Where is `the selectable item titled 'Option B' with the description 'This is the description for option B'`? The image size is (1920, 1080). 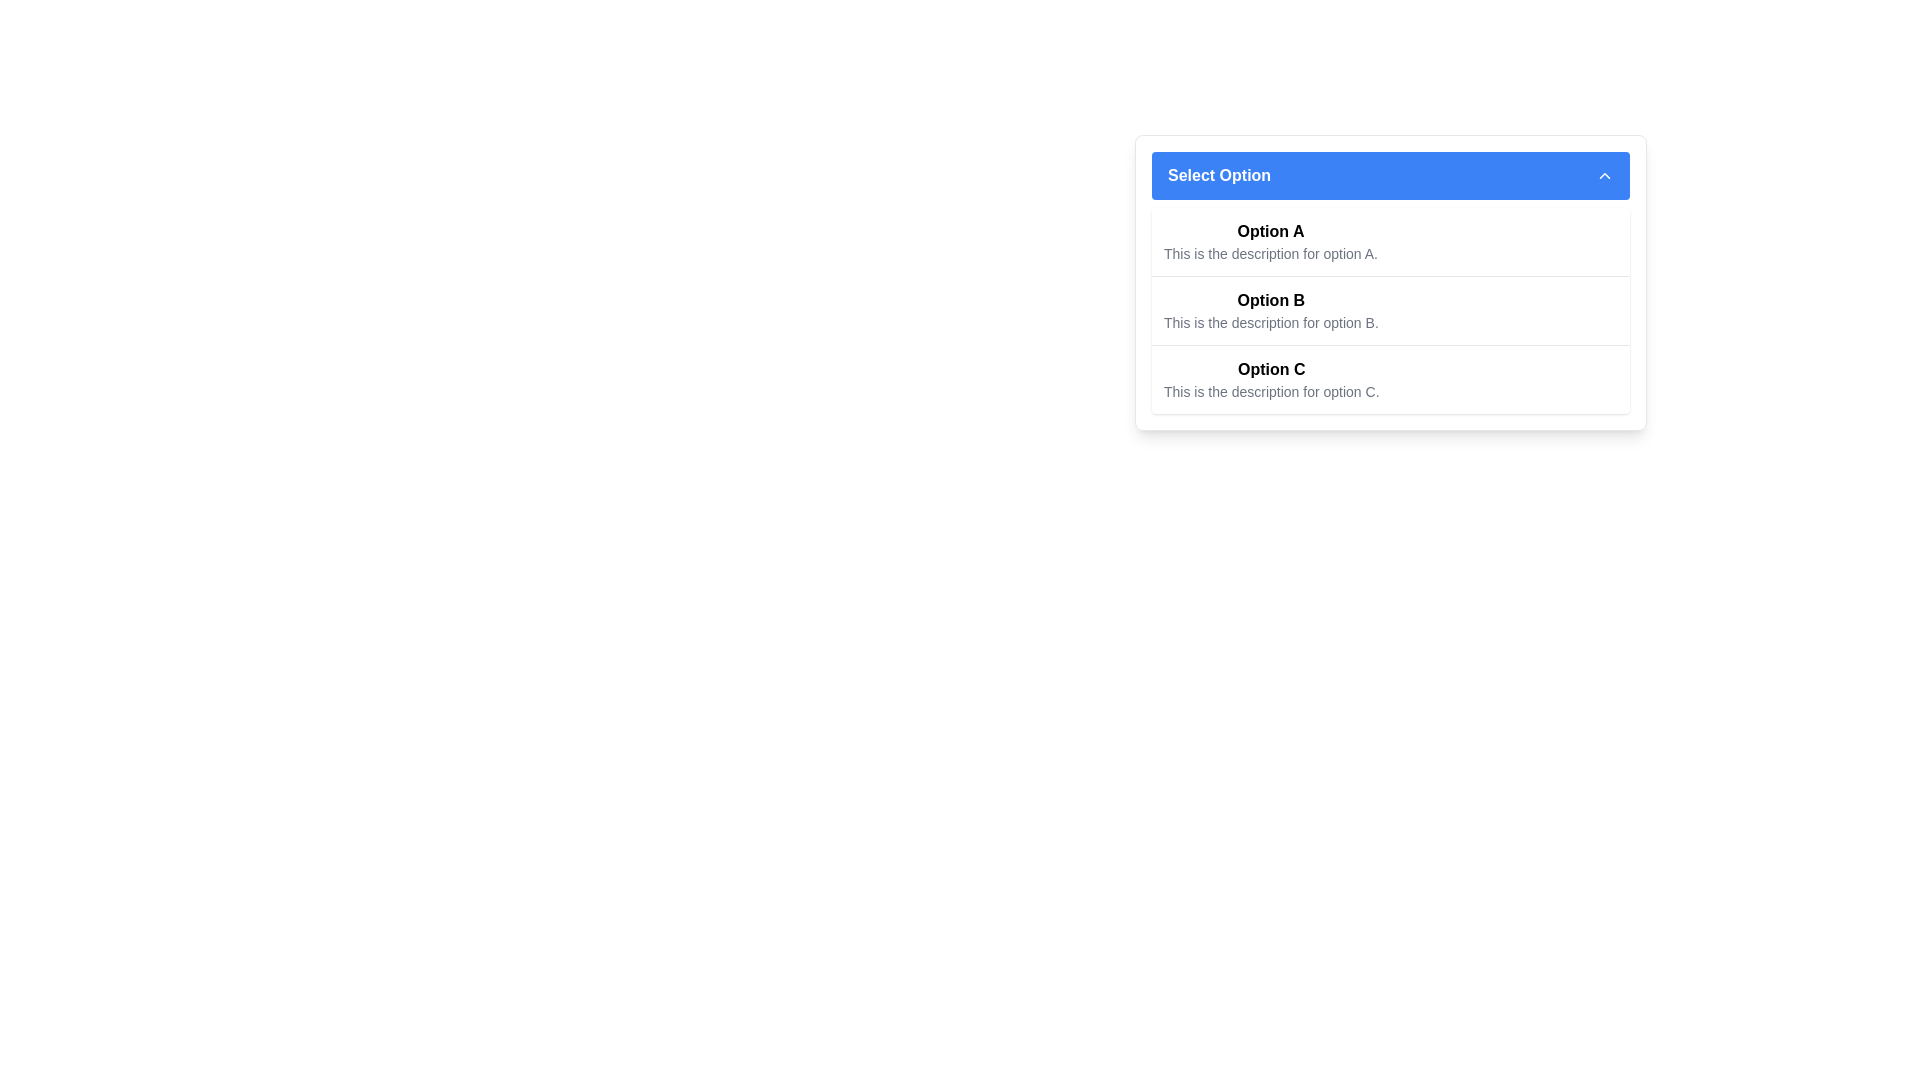
the selectable item titled 'Option B' with the description 'This is the description for option B' is located at coordinates (1270, 311).